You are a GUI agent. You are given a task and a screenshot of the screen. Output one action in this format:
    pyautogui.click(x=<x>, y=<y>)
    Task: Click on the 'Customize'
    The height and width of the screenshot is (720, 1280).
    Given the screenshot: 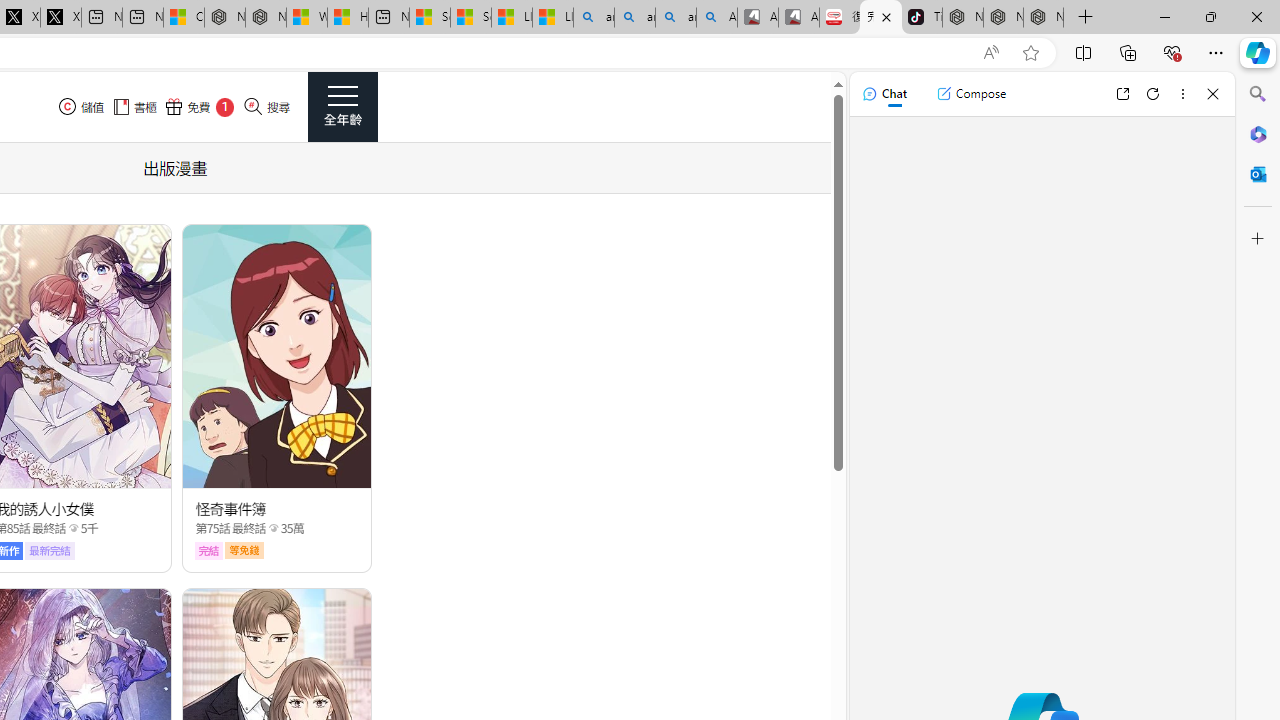 What is the action you would take?
    pyautogui.click(x=1257, y=238)
    